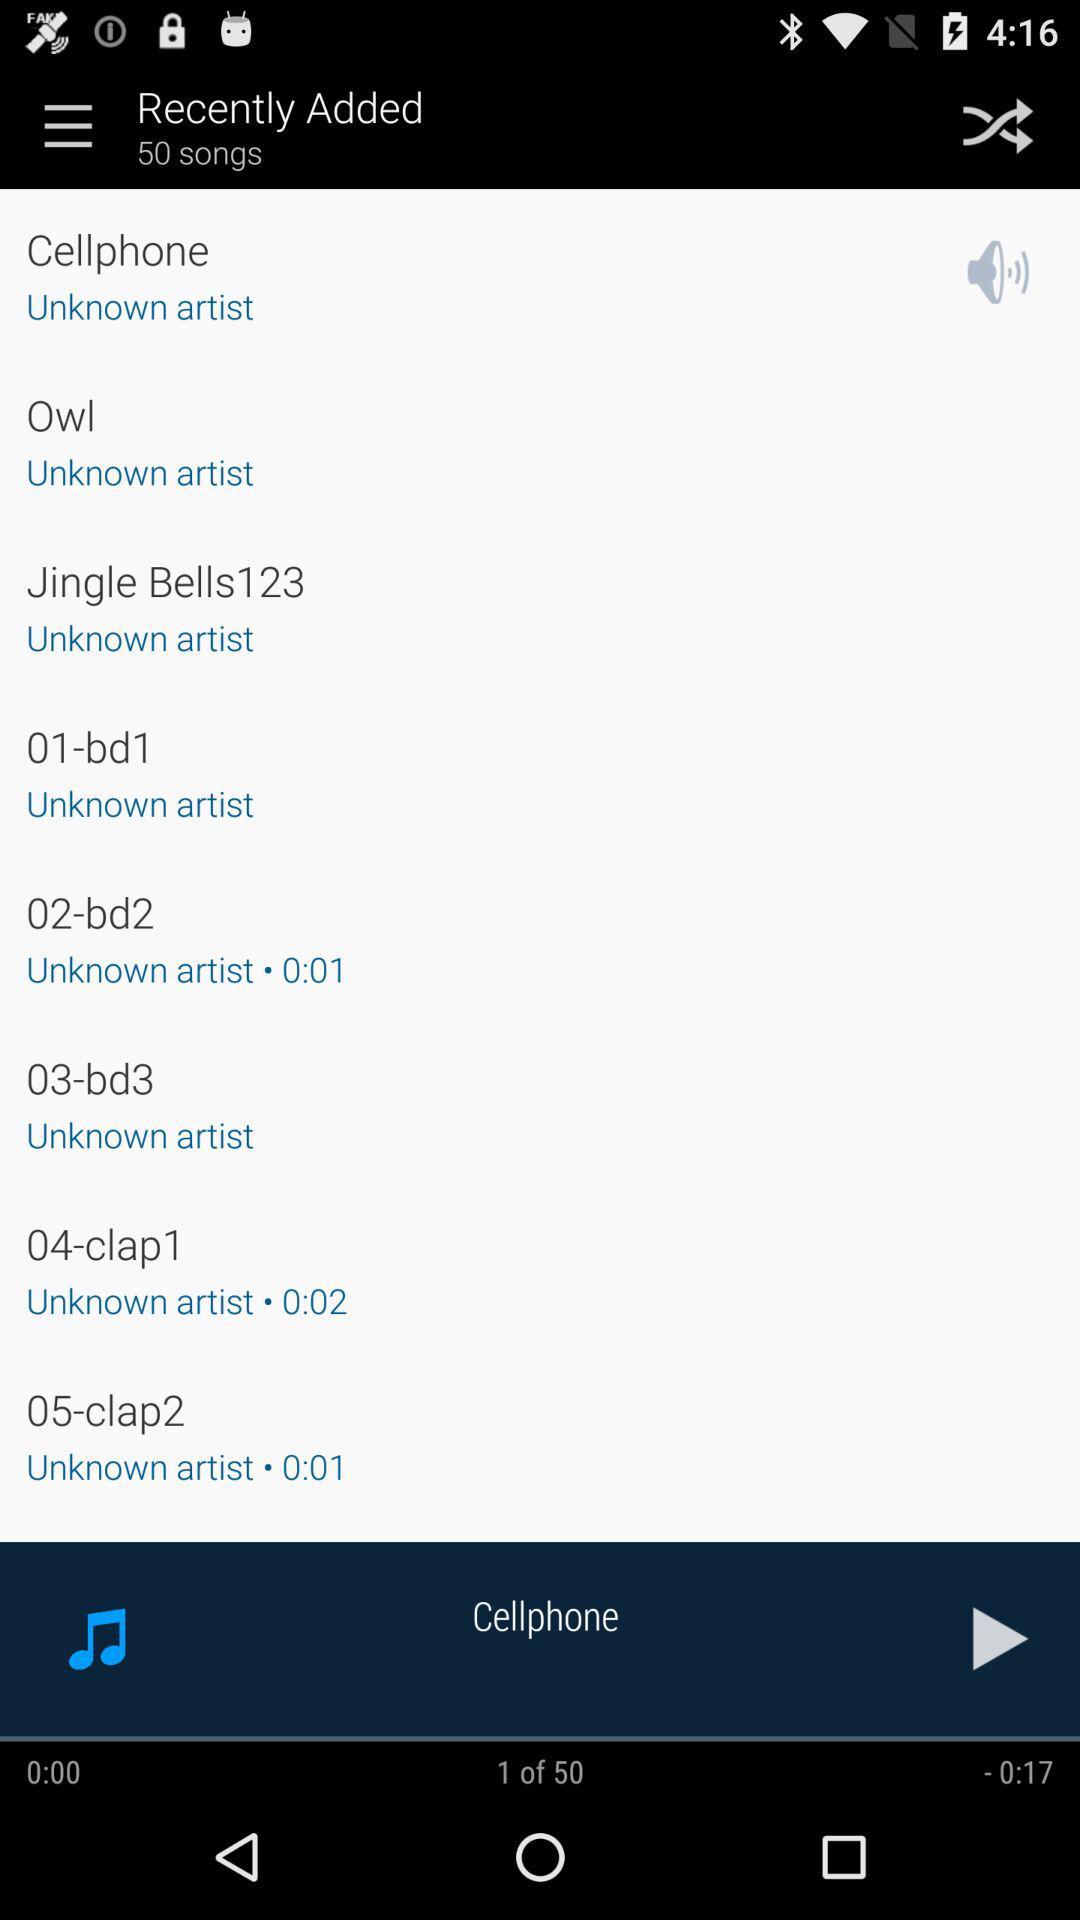  What do you see at coordinates (90, 911) in the screenshot?
I see `app below the unknown artist` at bounding box center [90, 911].